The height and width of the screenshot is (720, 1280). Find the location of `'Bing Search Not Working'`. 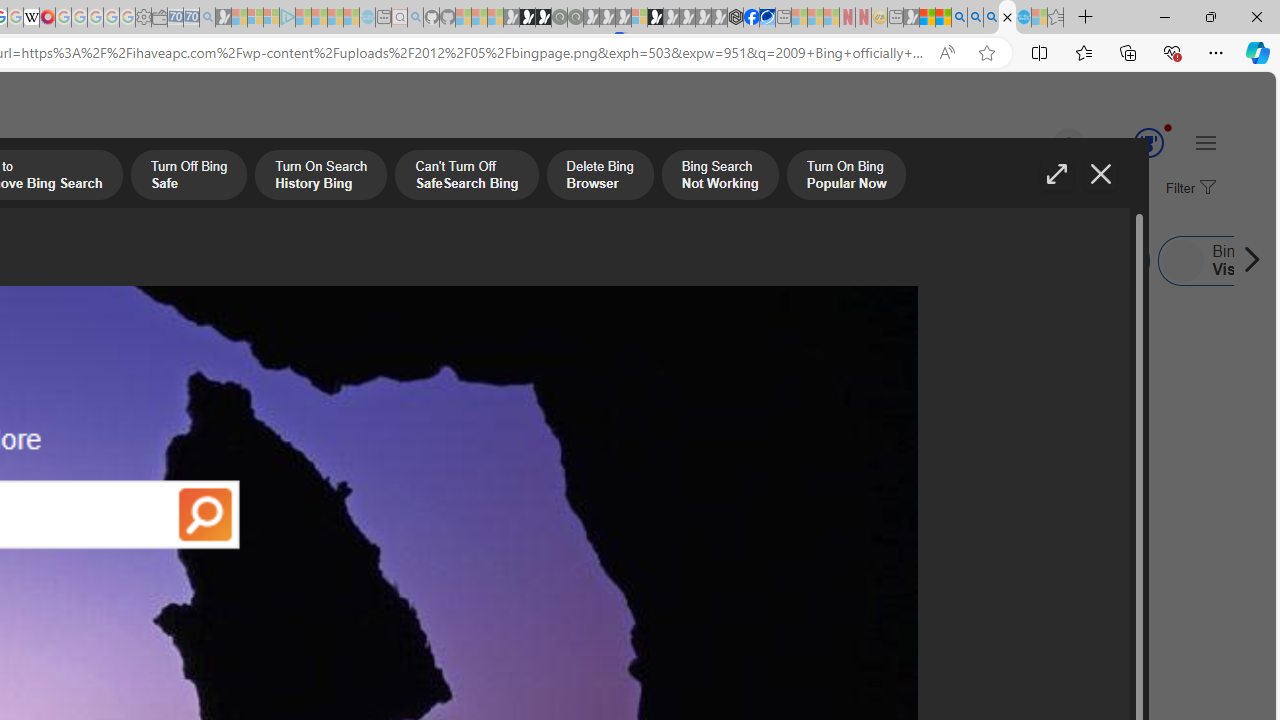

'Bing Search Not Working' is located at coordinates (720, 176).